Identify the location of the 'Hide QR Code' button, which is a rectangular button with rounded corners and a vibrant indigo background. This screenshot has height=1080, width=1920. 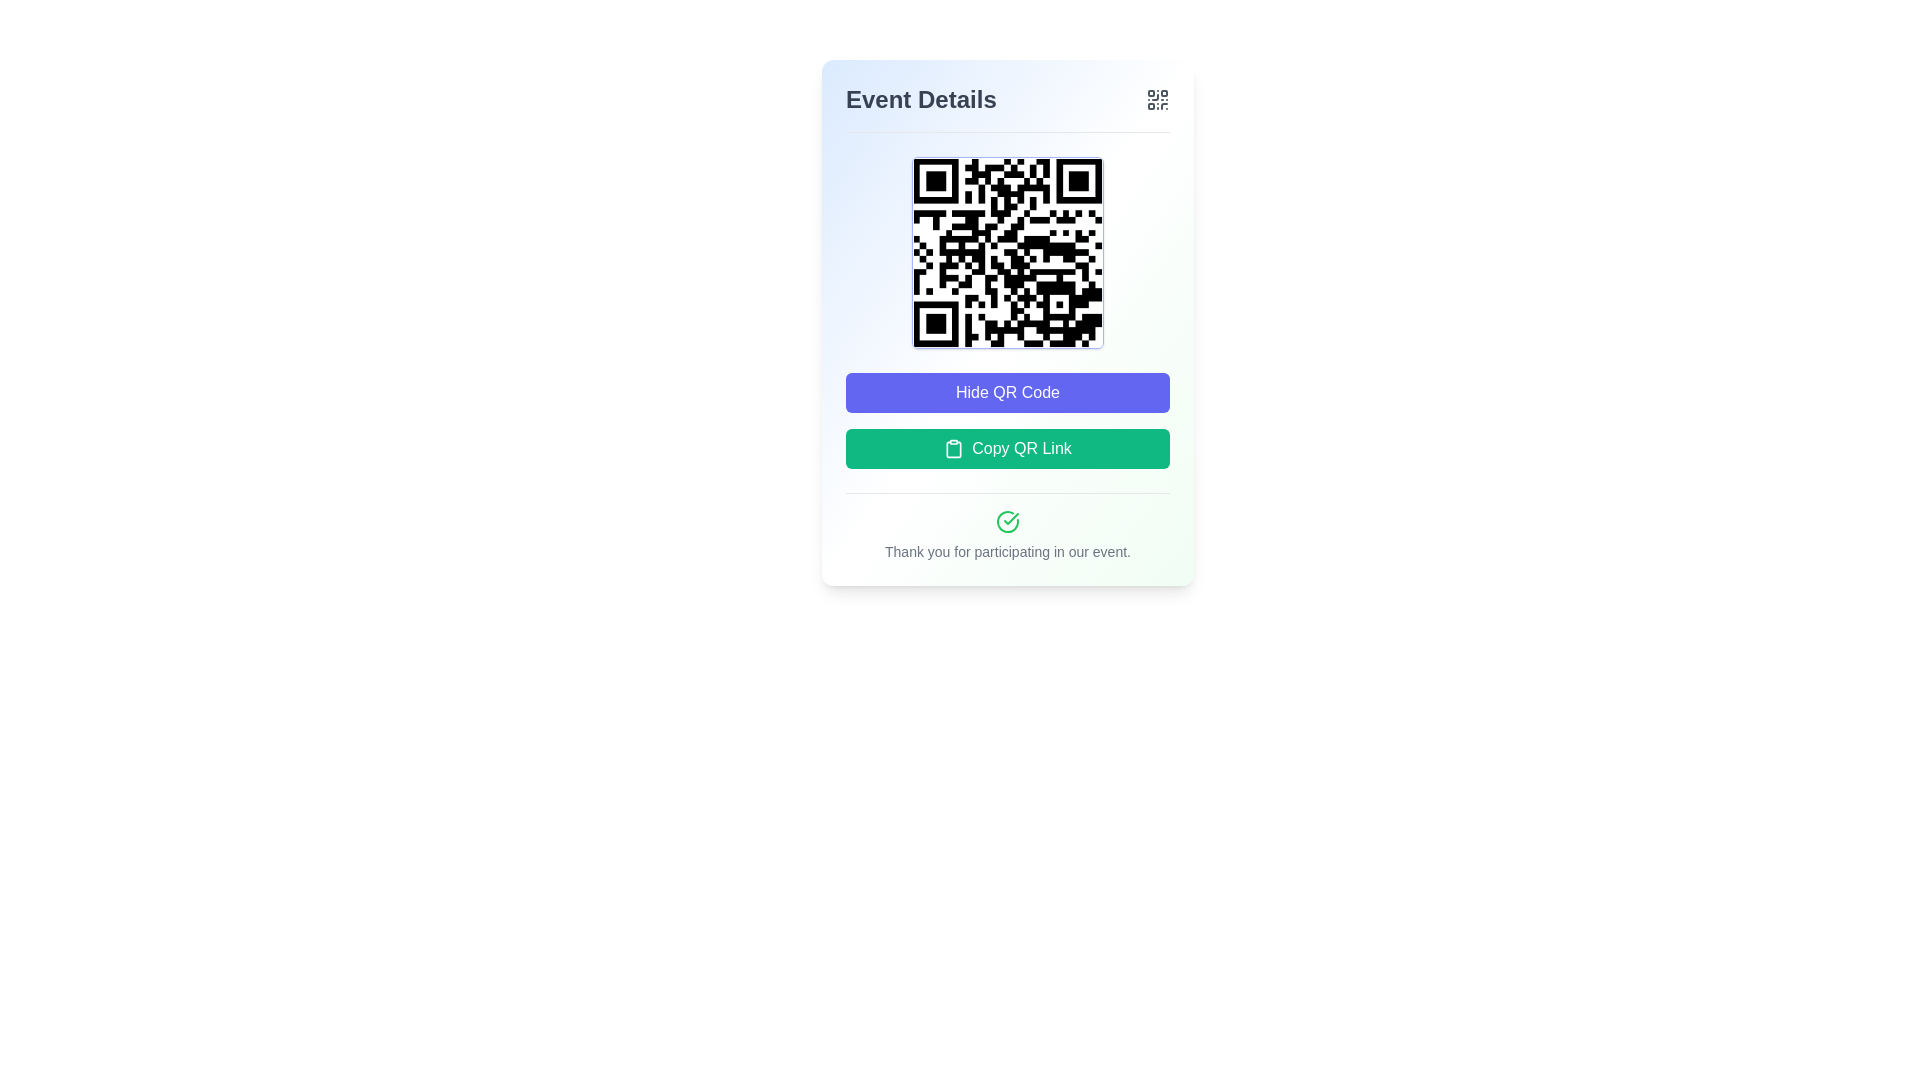
(1008, 393).